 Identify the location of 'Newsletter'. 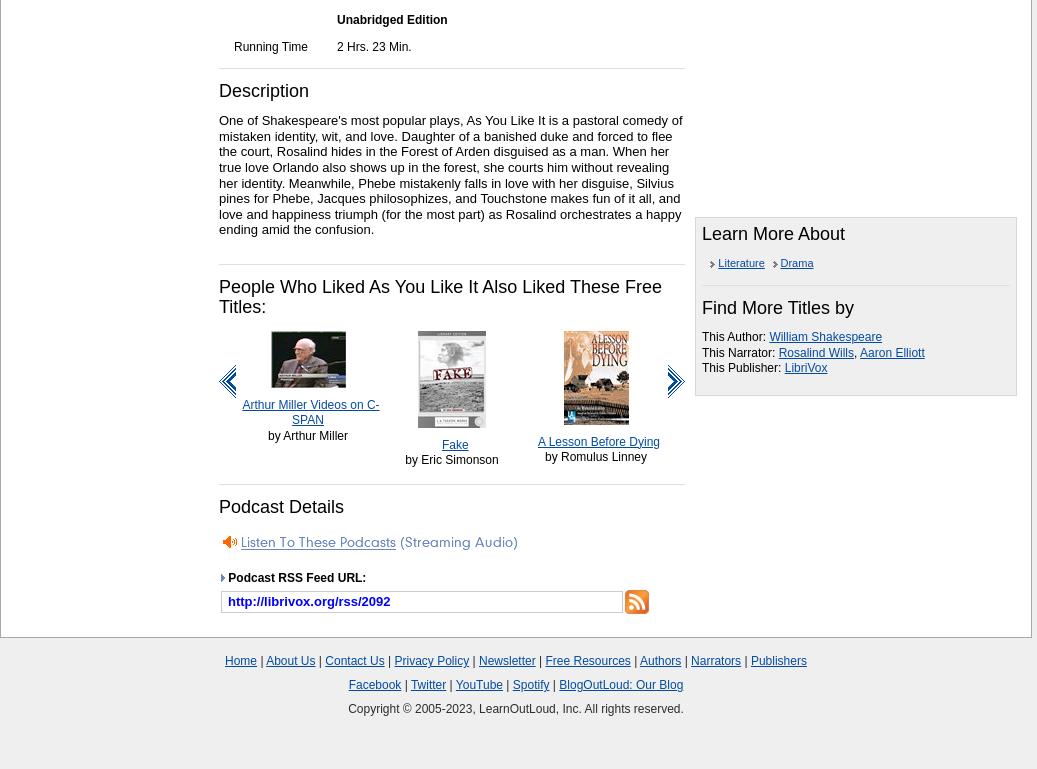
(505, 660).